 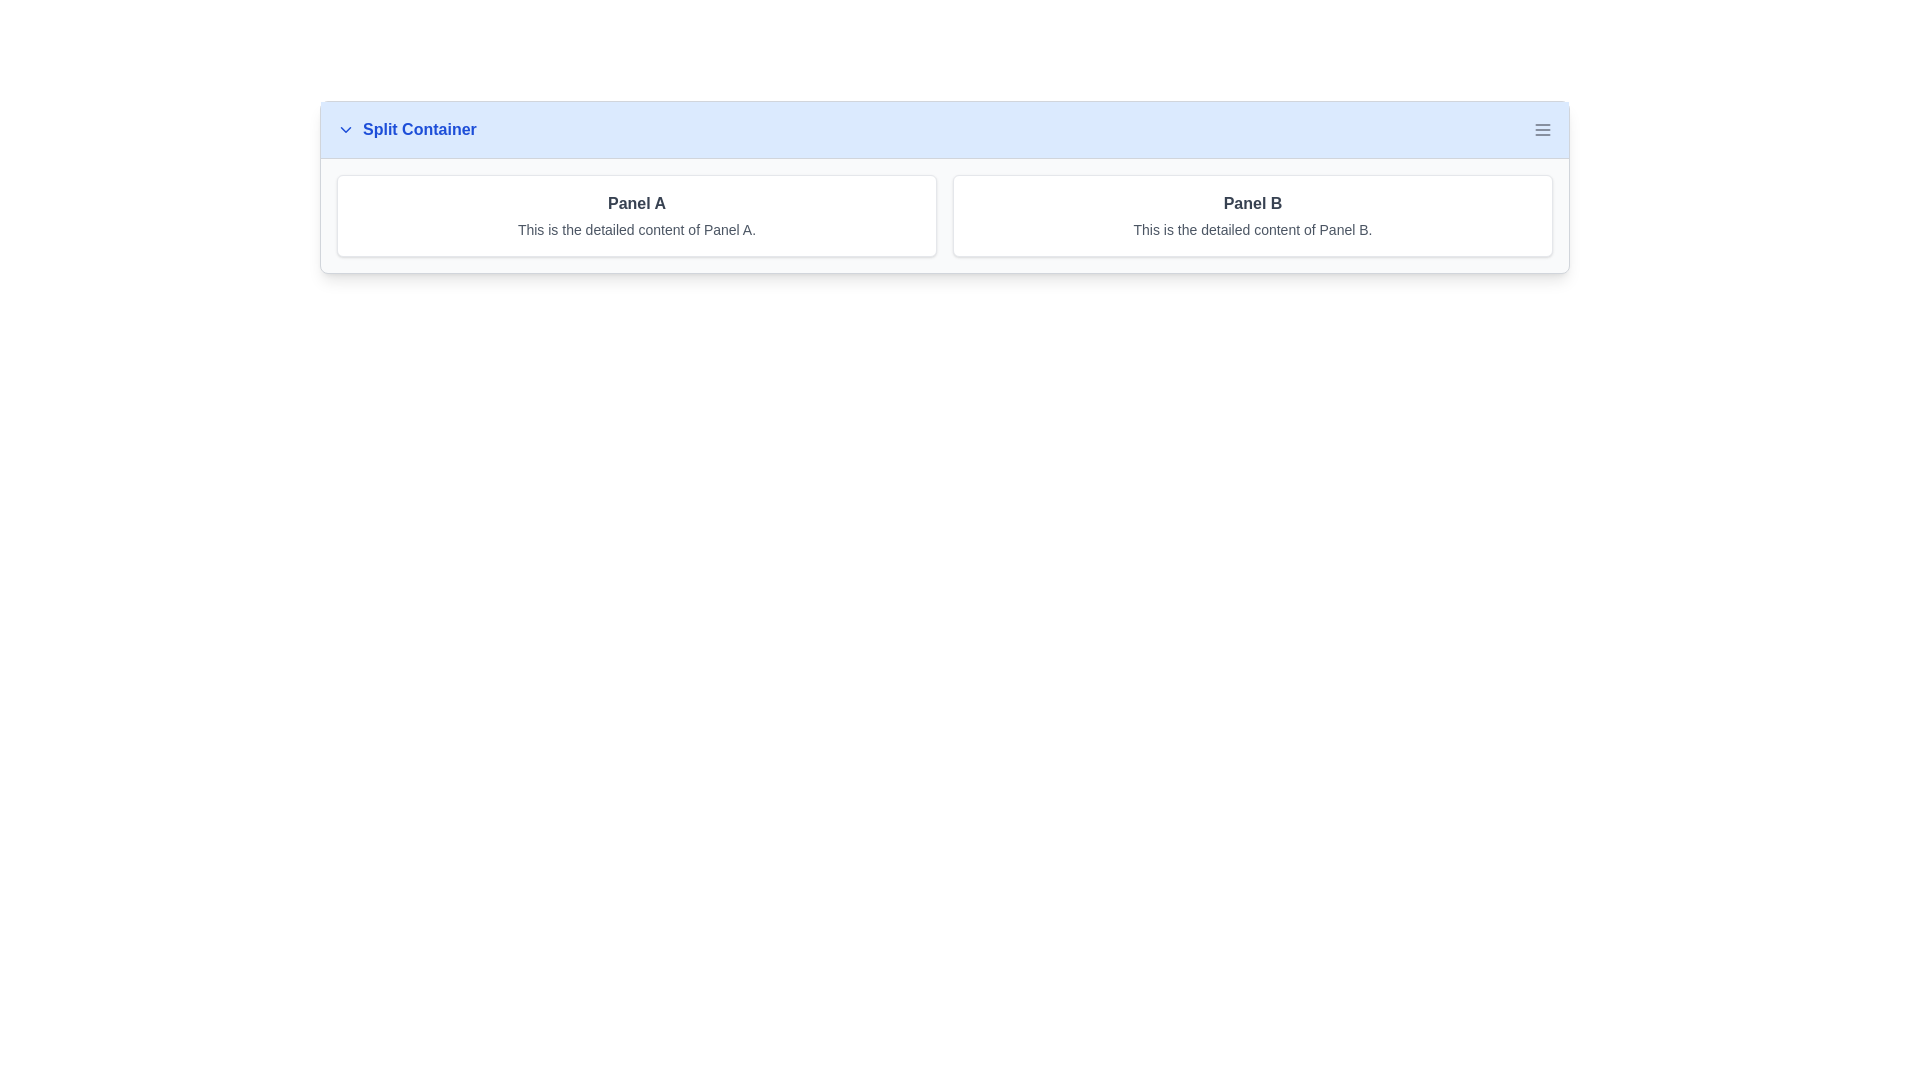 What do you see at coordinates (405, 130) in the screenshot?
I see `the toggle button-like interactive text located in the top-left corner of the highlighted header area` at bounding box center [405, 130].